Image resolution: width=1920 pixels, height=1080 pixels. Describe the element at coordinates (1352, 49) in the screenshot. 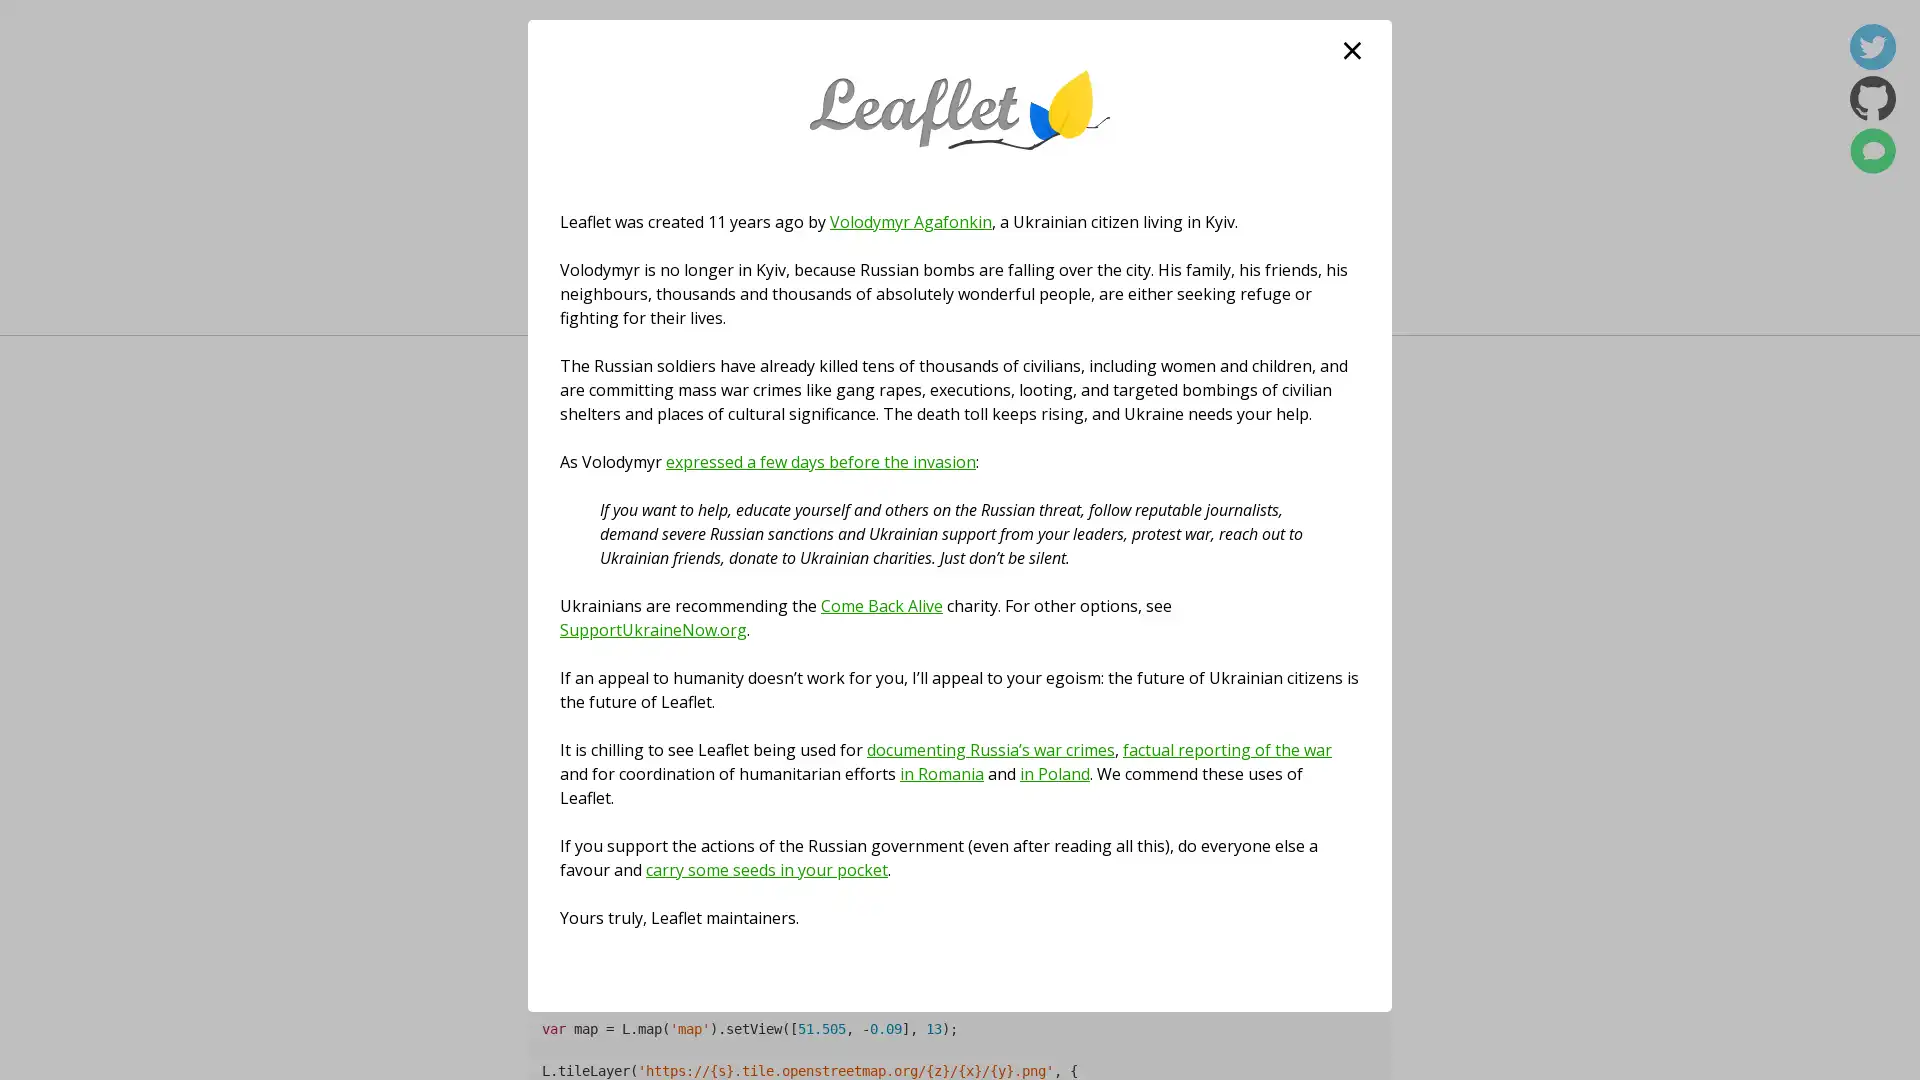

I see `close` at that location.